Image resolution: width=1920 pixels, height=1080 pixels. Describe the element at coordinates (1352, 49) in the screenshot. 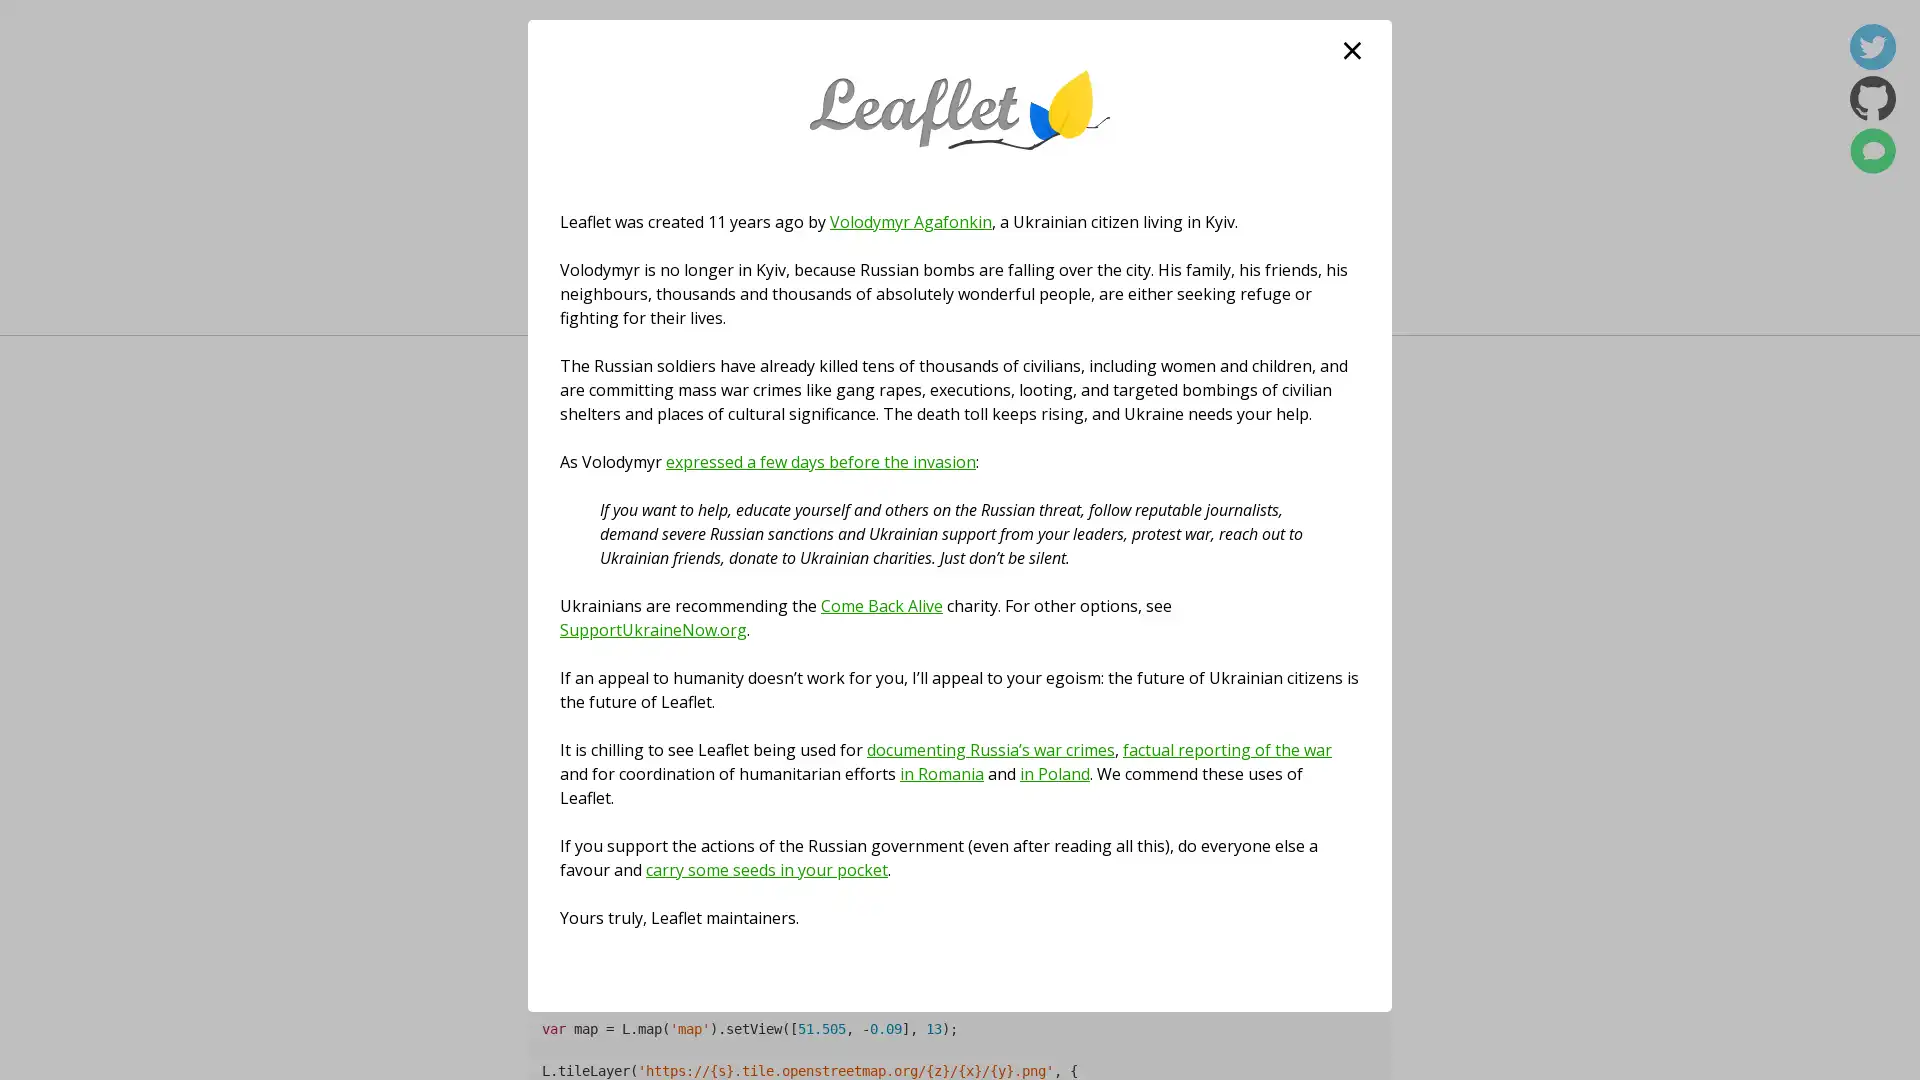

I see `close` at that location.